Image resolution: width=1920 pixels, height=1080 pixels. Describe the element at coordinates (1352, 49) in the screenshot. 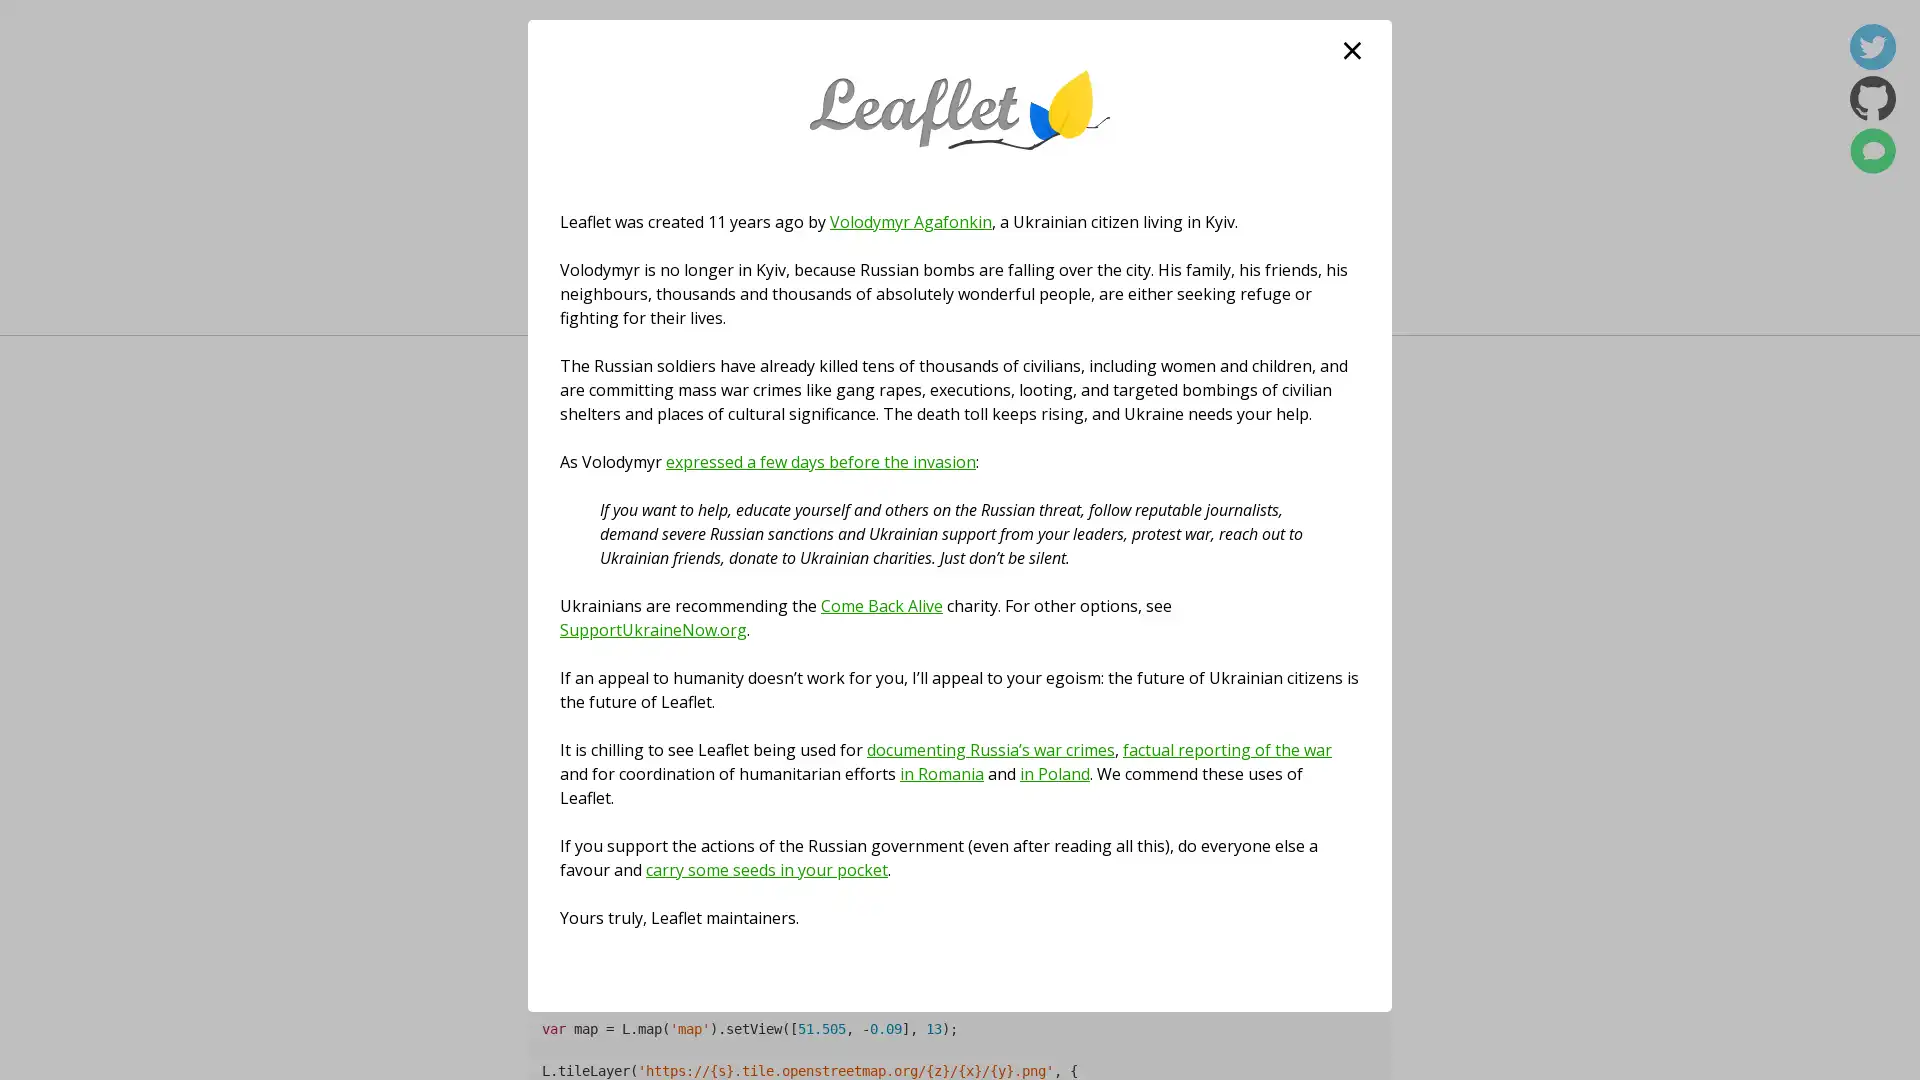

I see `close` at that location.